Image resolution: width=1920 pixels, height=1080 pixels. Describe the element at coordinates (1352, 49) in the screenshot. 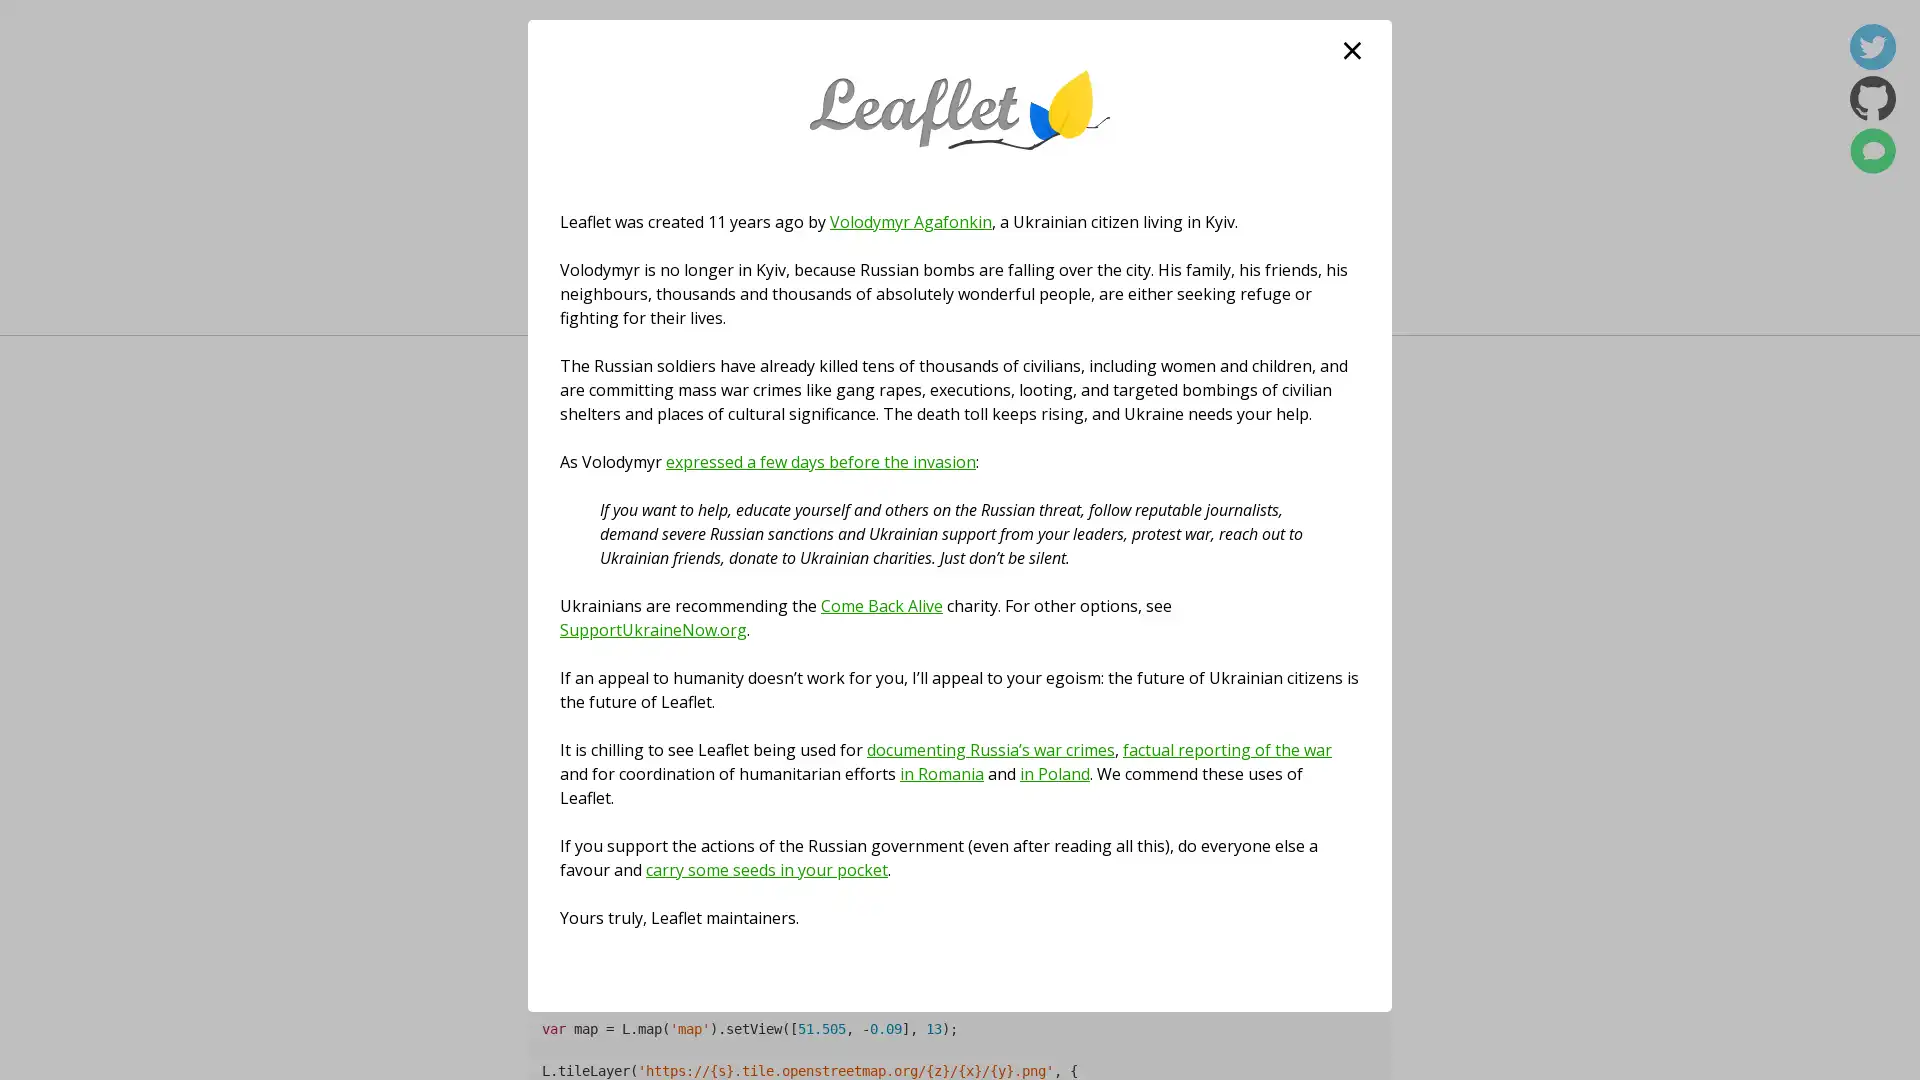

I see `close` at that location.